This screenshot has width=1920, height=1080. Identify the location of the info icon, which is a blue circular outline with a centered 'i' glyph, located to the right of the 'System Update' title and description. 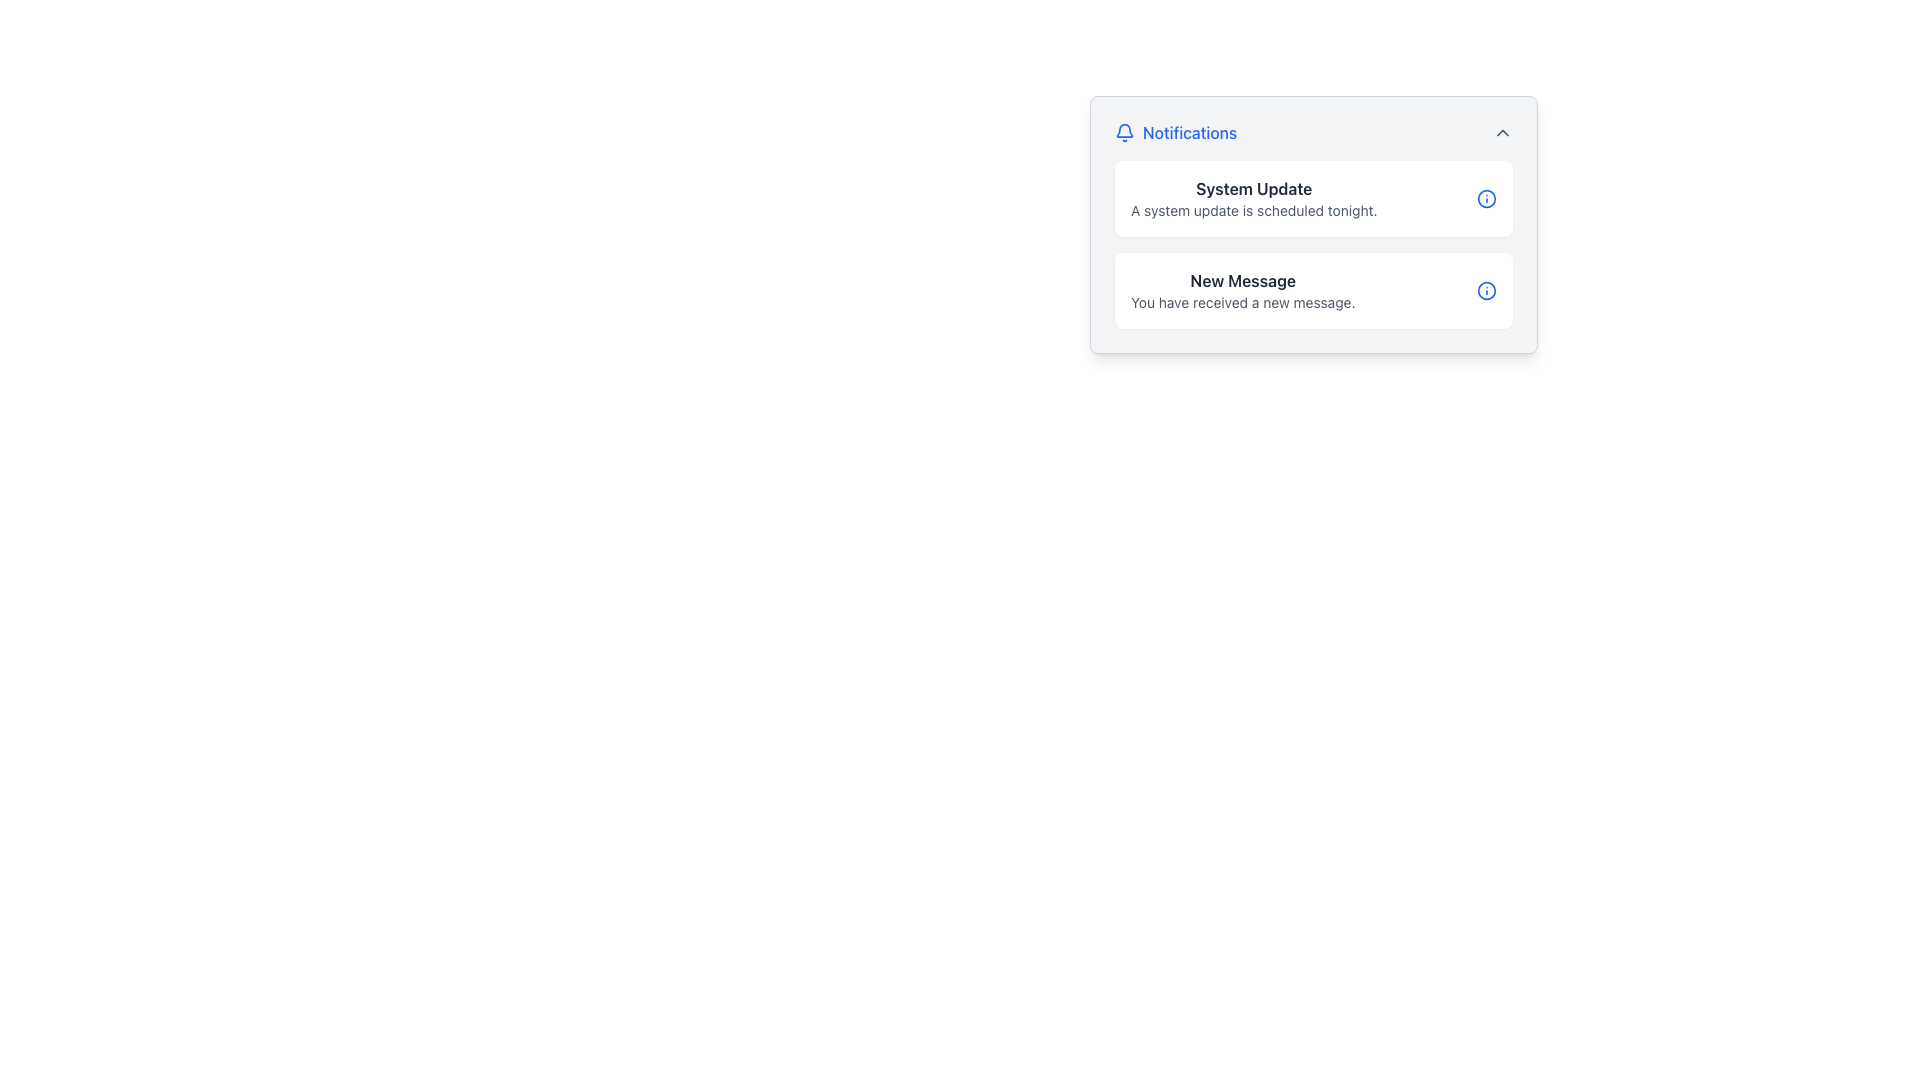
(1487, 199).